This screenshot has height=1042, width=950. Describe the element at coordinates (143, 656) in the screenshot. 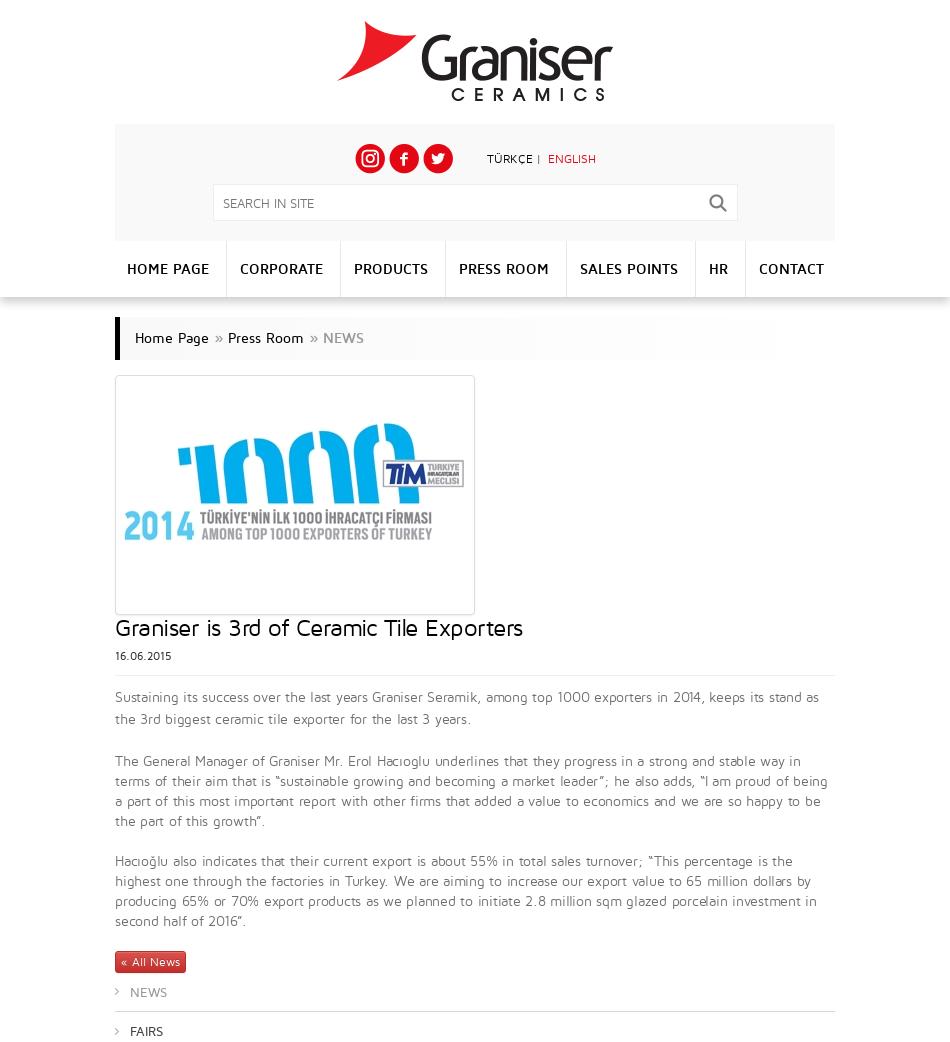

I see `'16.06.2015'` at that location.